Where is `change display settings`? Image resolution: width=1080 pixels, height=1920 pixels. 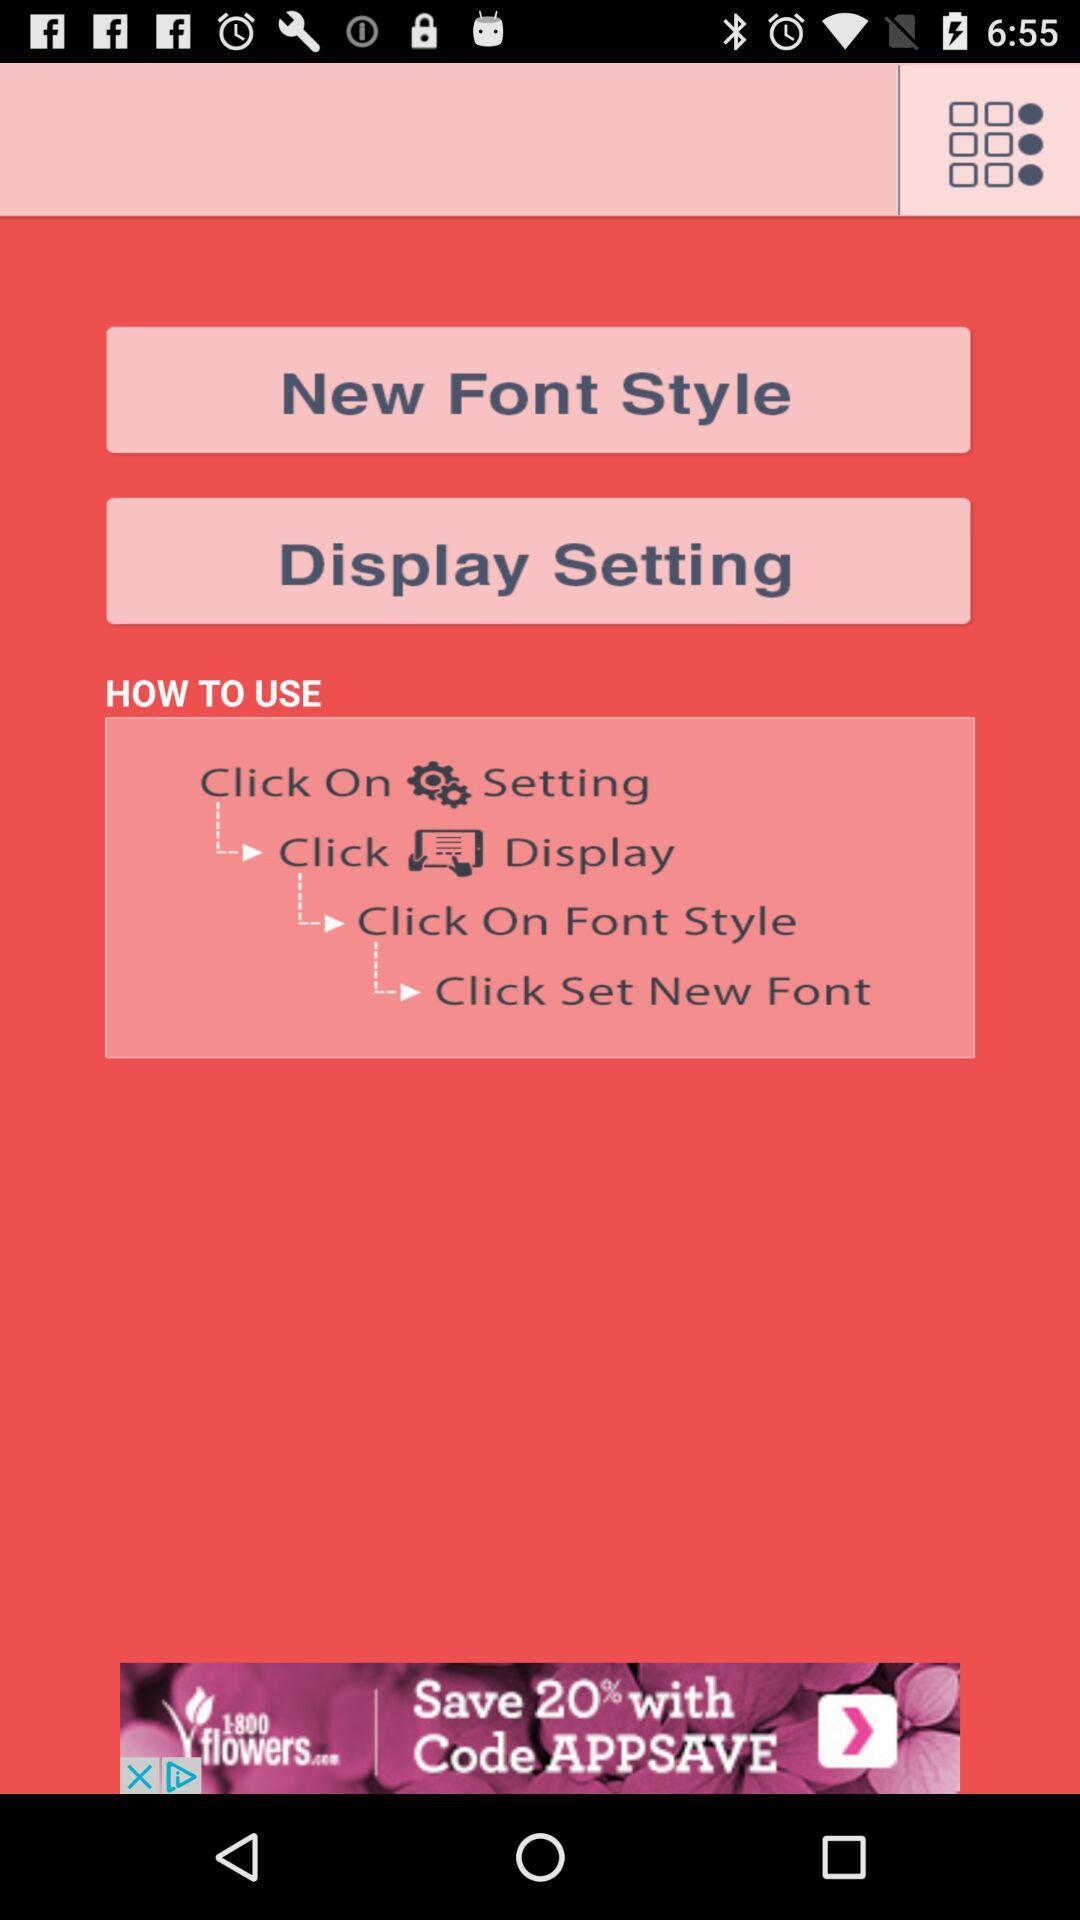 change display settings is located at coordinates (540, 561).